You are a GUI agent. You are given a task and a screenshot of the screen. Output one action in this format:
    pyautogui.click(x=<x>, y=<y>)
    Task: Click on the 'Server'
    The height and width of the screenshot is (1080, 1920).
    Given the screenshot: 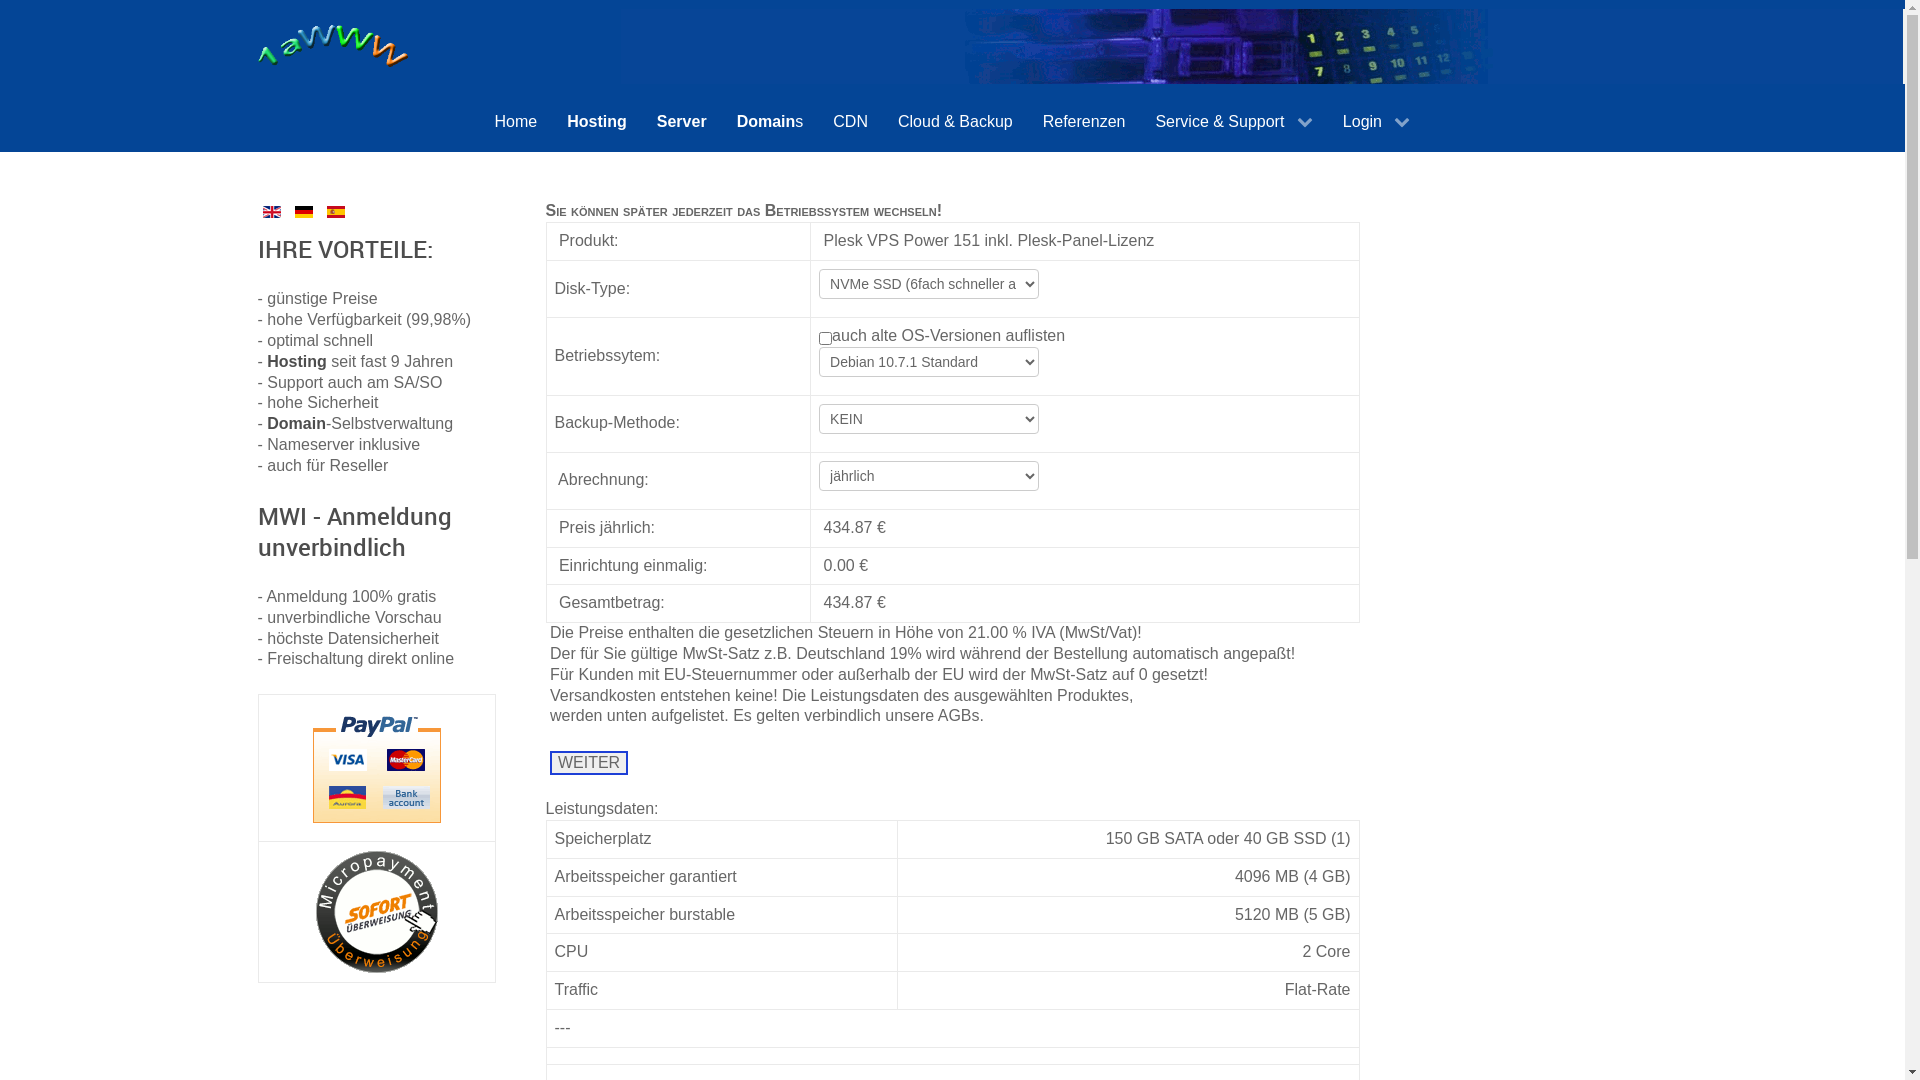 What is the action you would take?
    pyautogui.click(x=642, y=121)
    